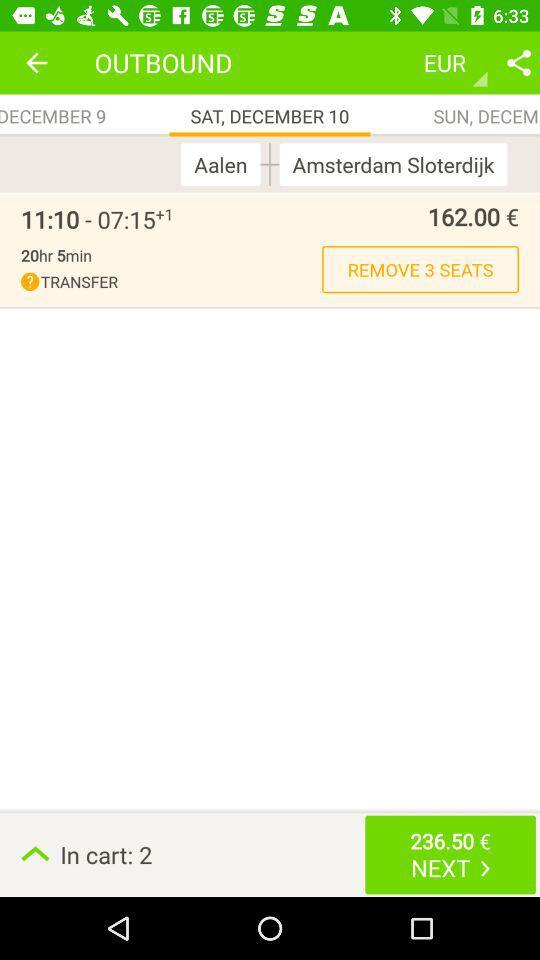  What do you see at coordinates (270, 163) in the screenshot?
I see `icon to the left of amsterdam sloterdijk` at bounding box center [270, 163].